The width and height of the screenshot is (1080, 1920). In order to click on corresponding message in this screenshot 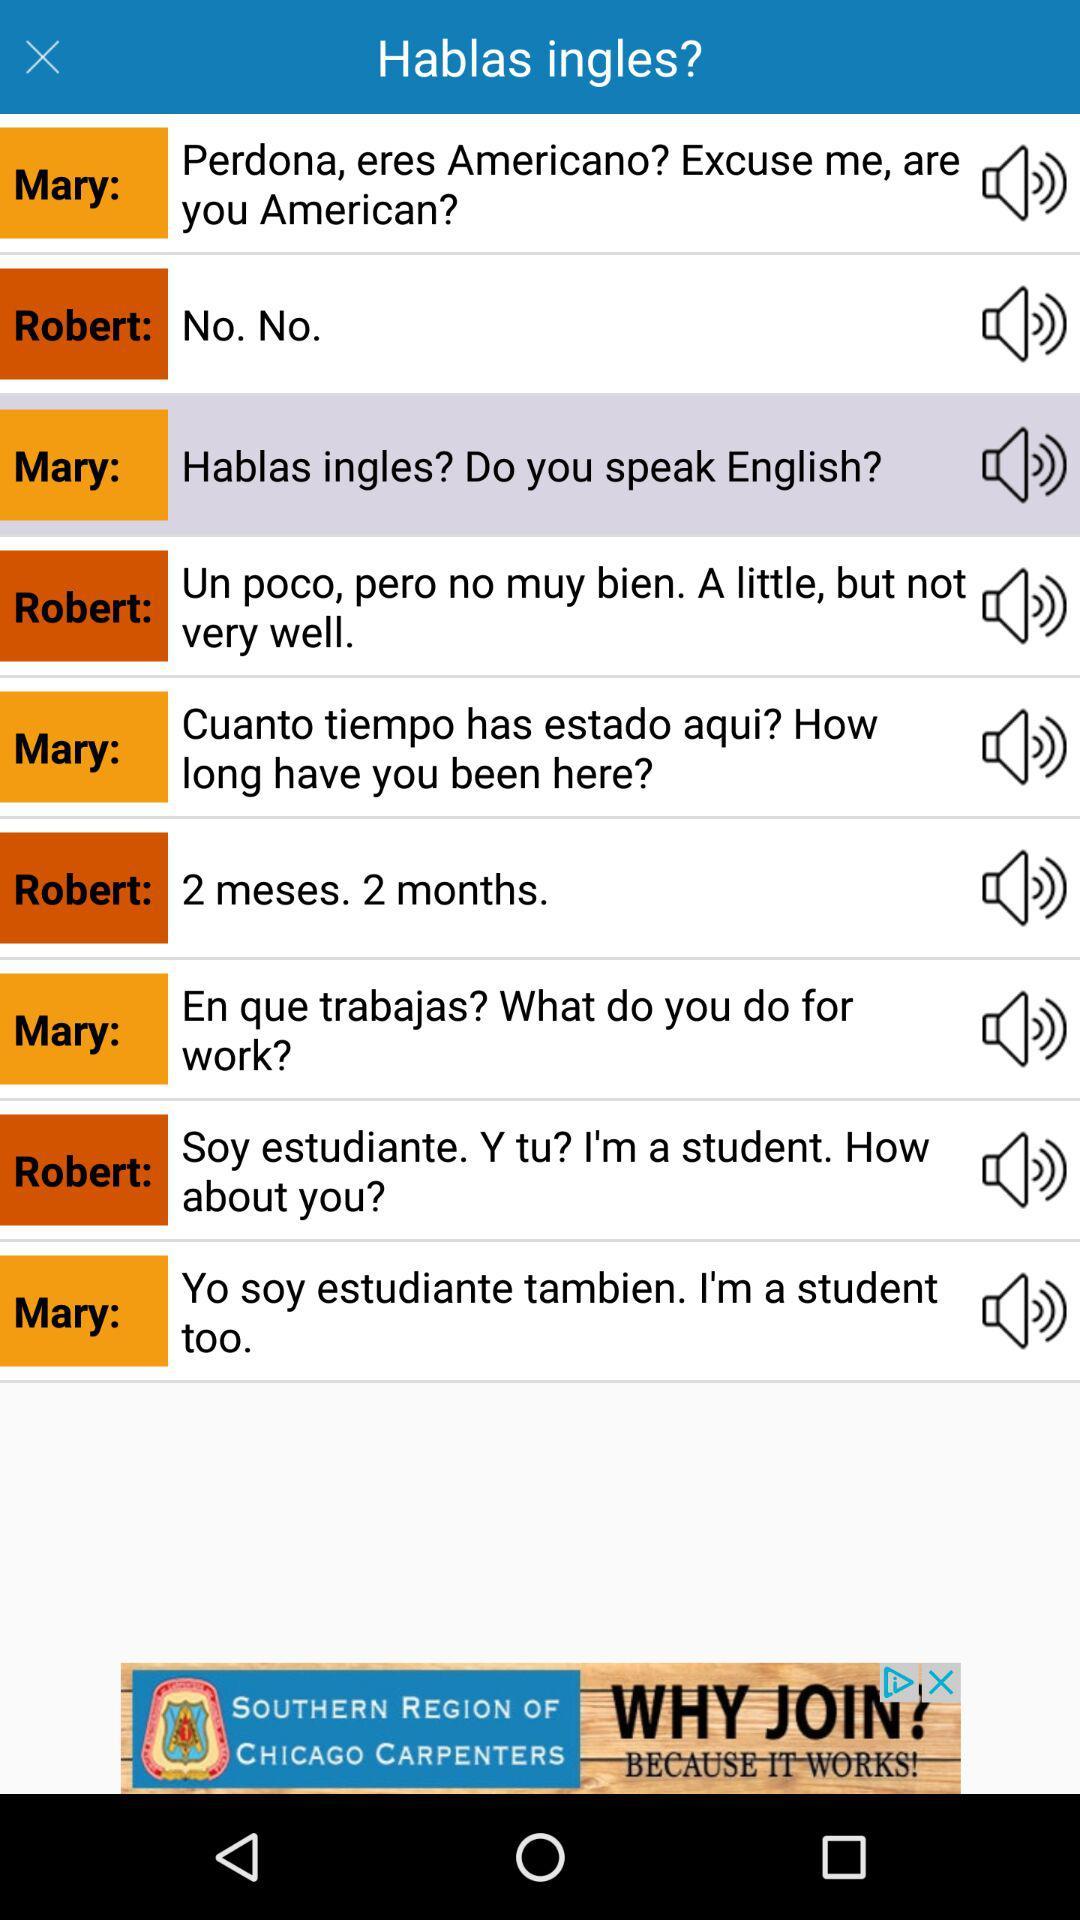, I will do `click(1024, 1170)`.